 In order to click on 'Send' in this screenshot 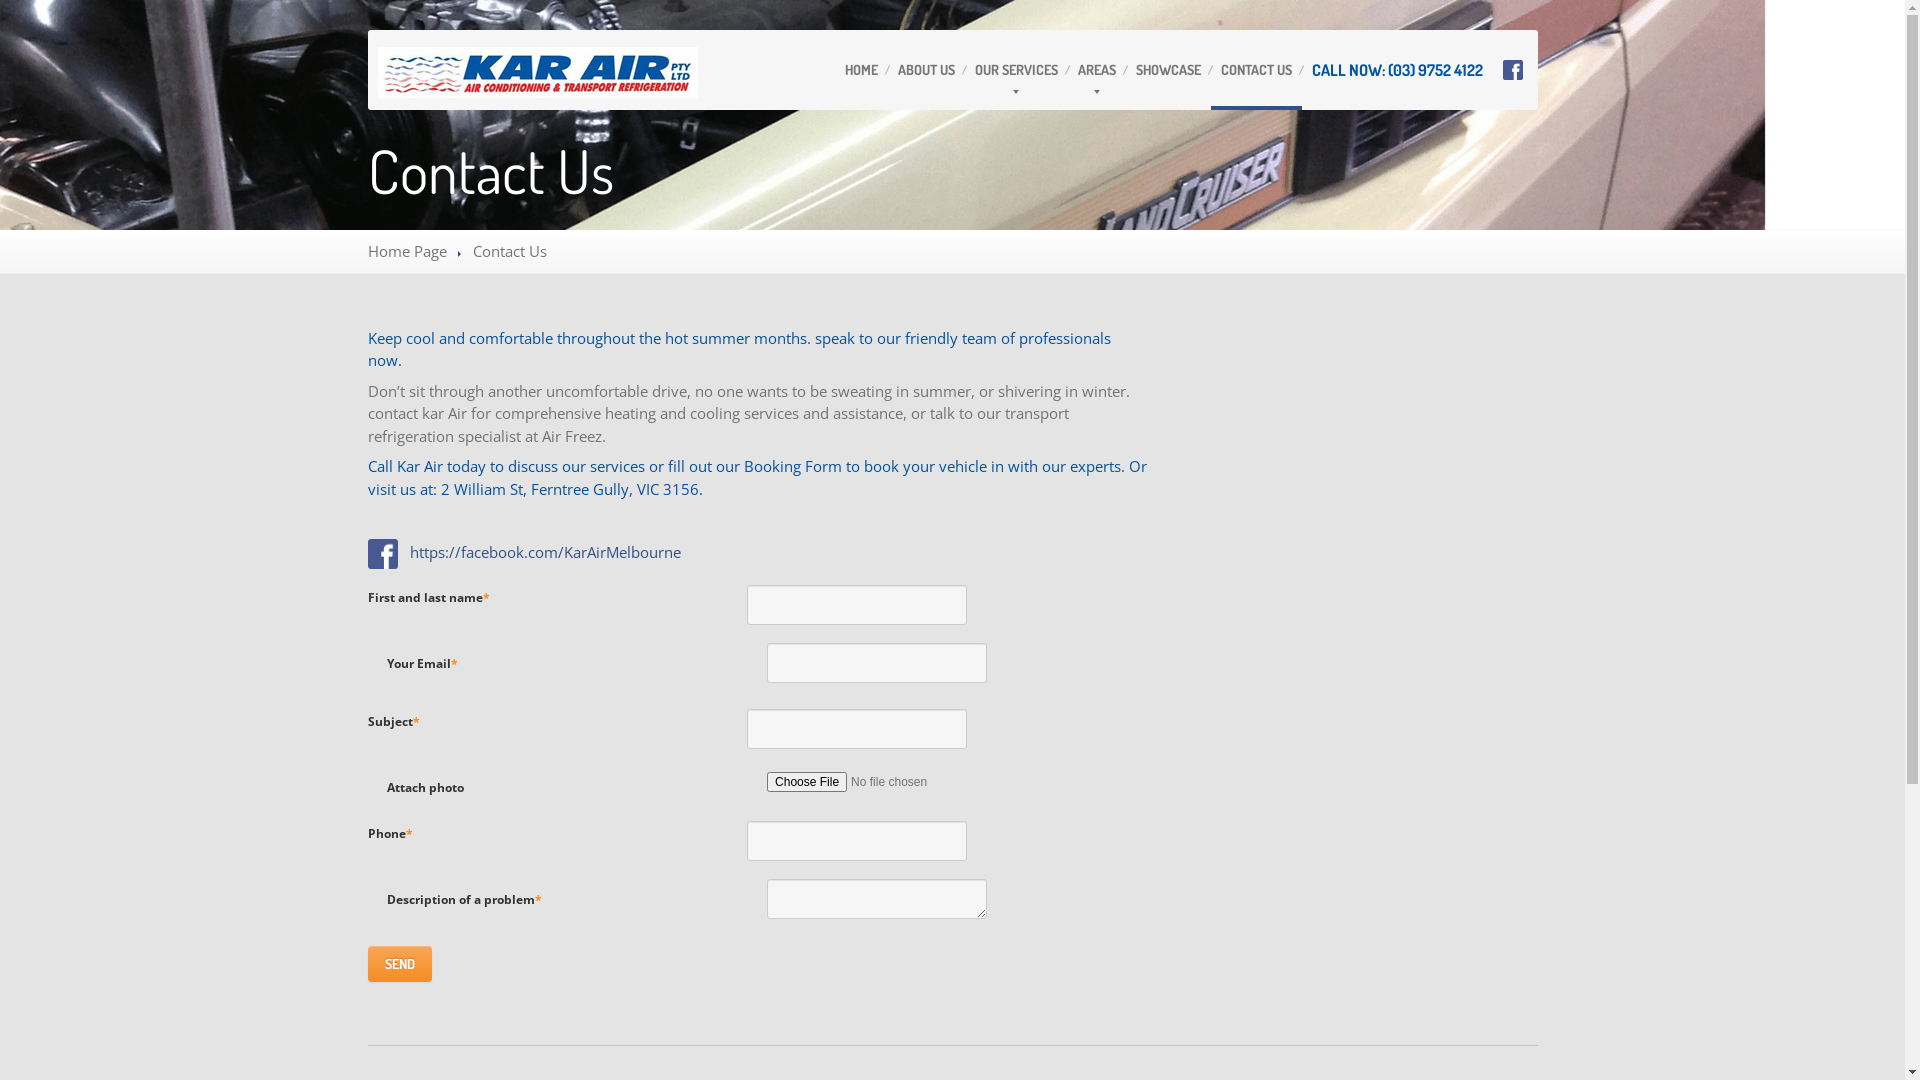, I will do `click(399, 963)`.